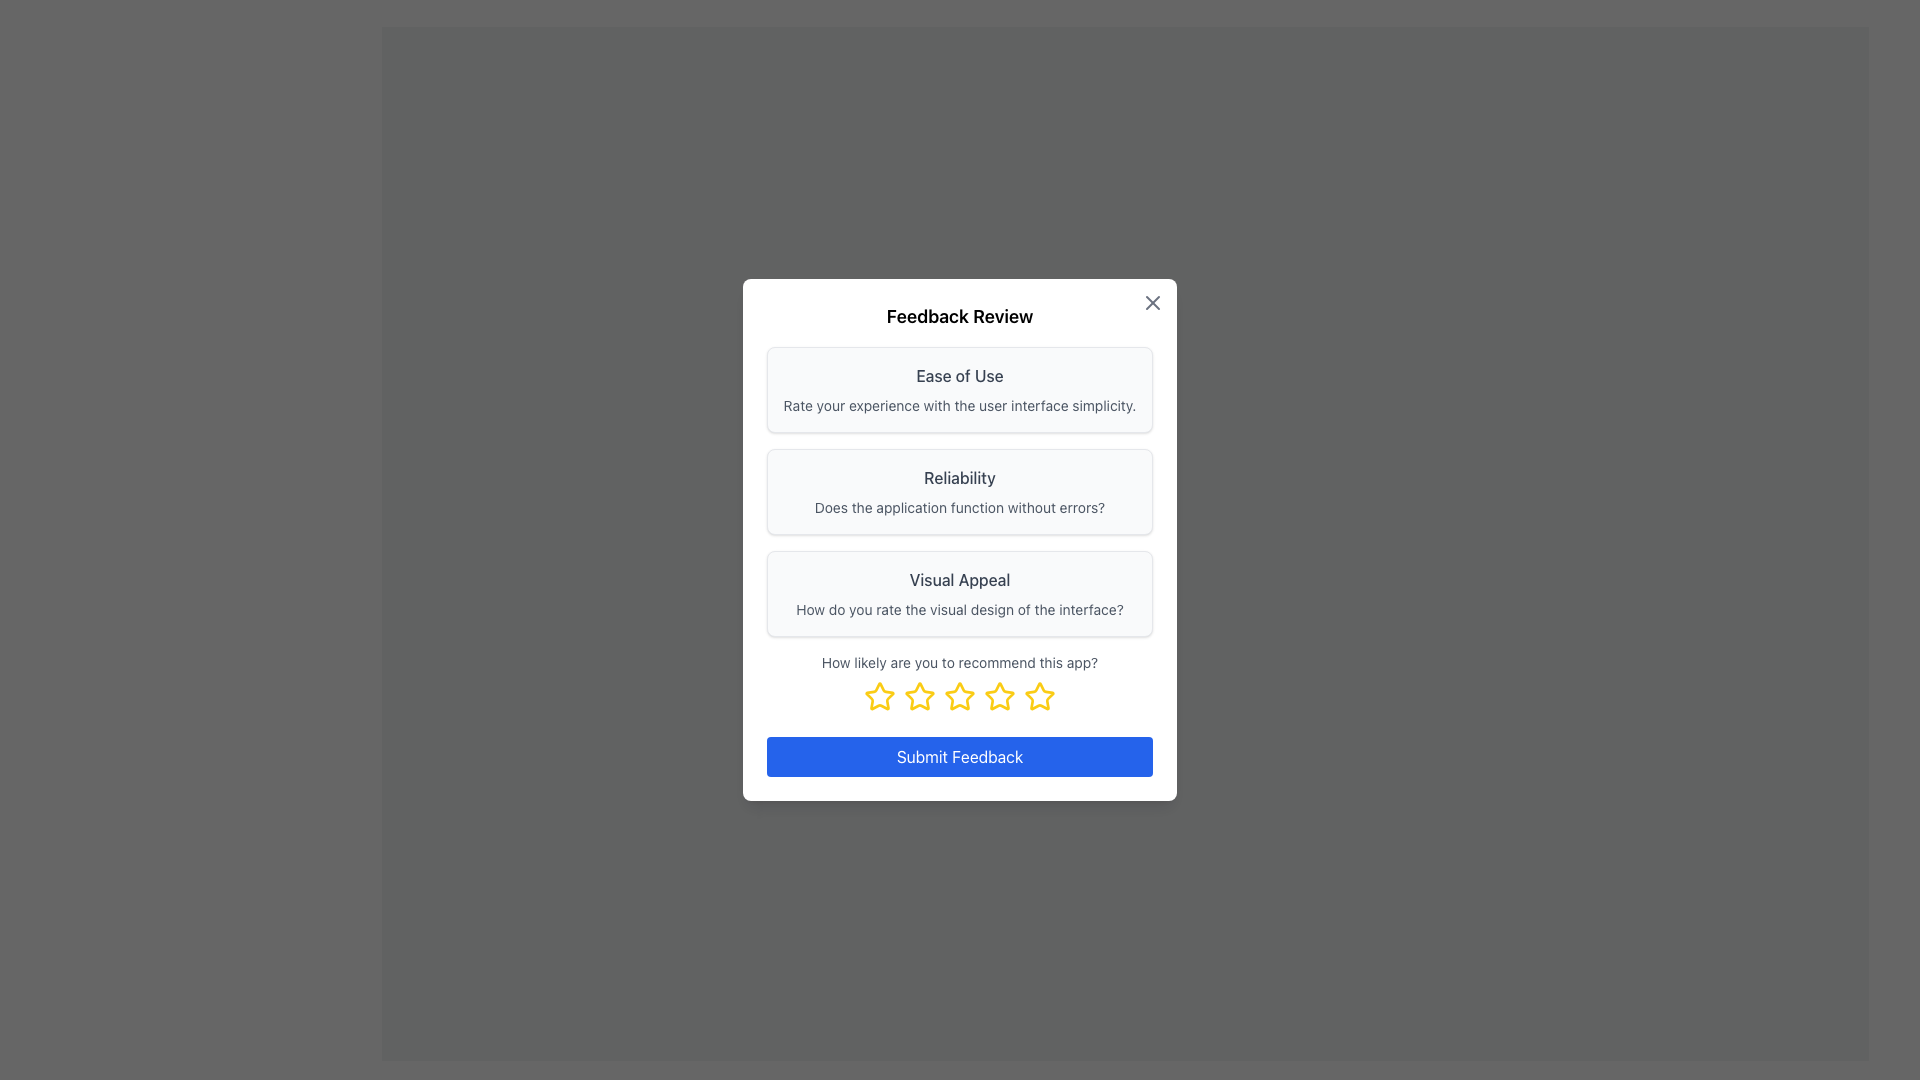  I want to click on the fifth interactive star icon, which is a hollow star with a yellow border and white interior, located above the blue 'Submit Feedback' button in the feedback review modal, so click(1040, 695).